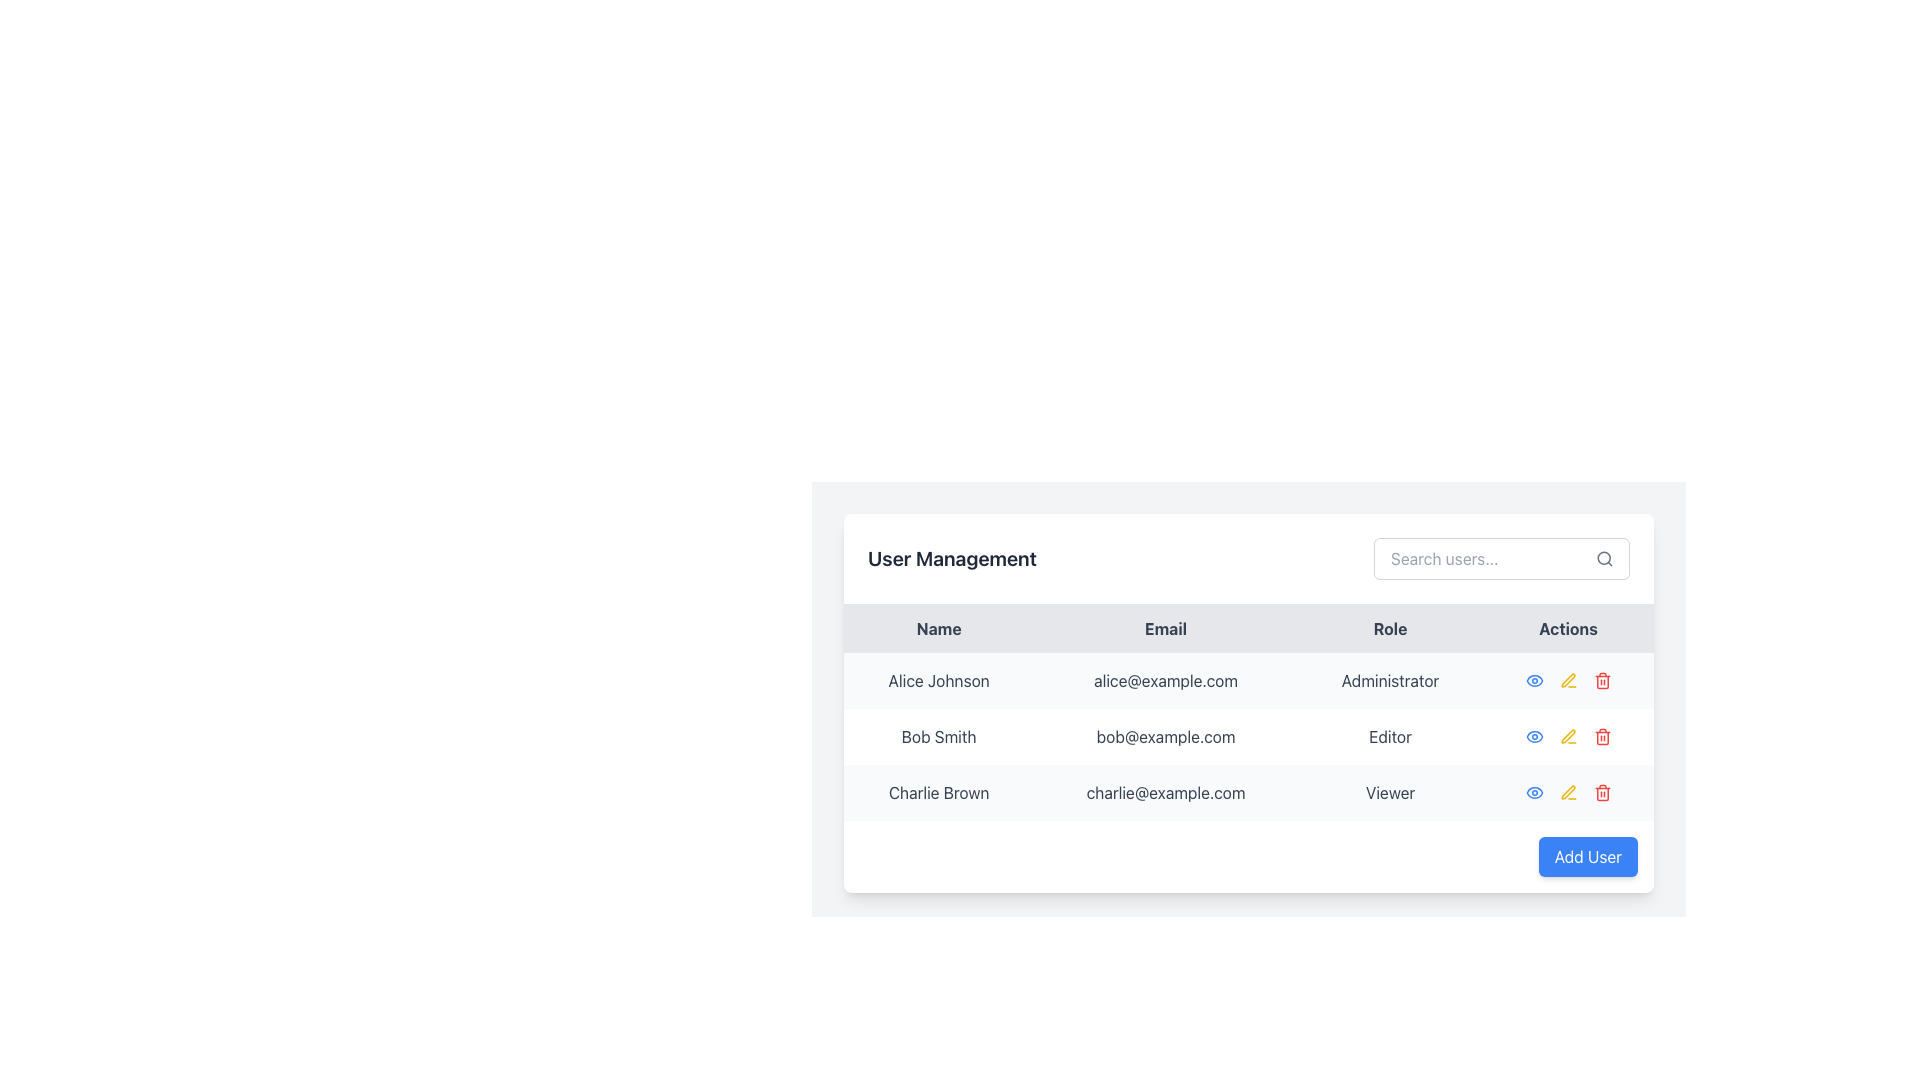 The image size is (1920, 1080). I want to click on the small, yellow, pencil-shaped icon in the 'Actions' column of the first row under the 'Administrator' role, so click(1567, 680).